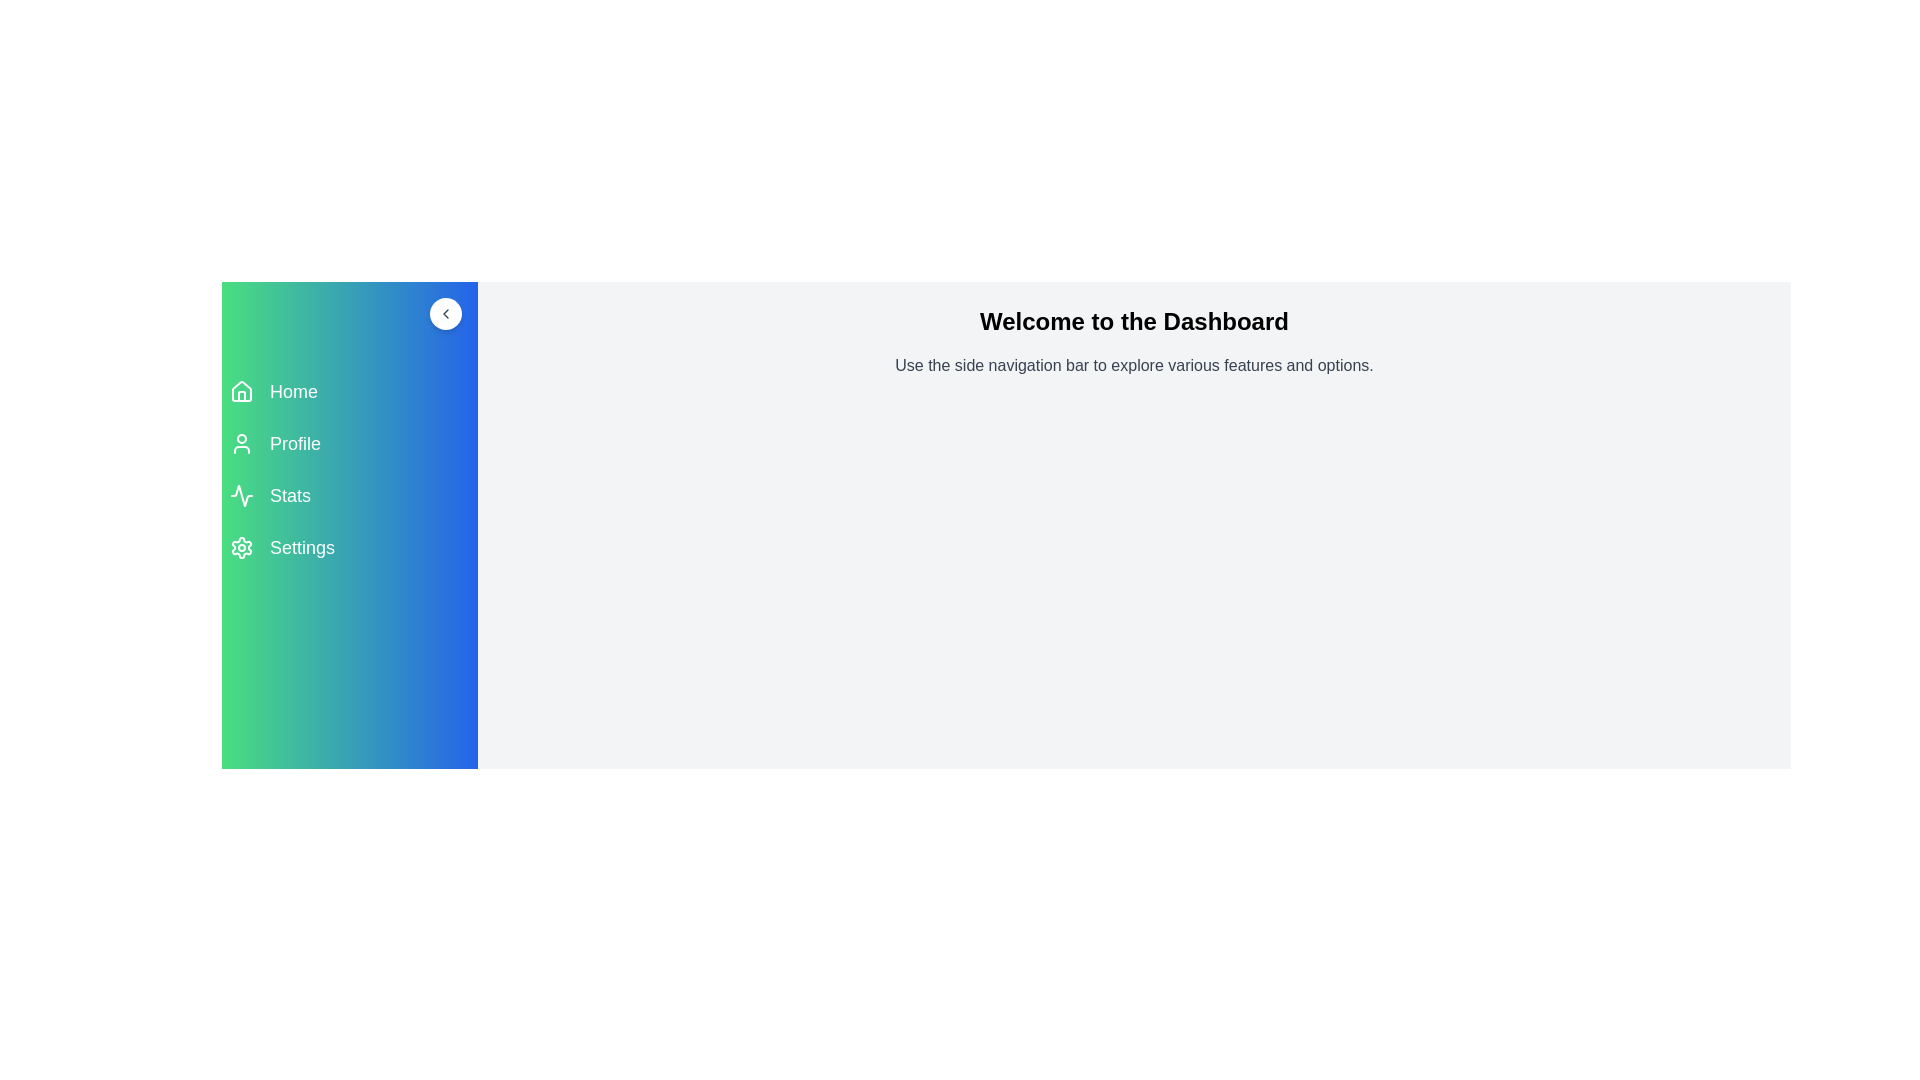 This screenshot has height=1080, width=1920. Describe the element at coordinates (240, 547) in the screenshot. I see `the gear-like icon located at the bottom of the vertical item list in the sidebar` at that location.